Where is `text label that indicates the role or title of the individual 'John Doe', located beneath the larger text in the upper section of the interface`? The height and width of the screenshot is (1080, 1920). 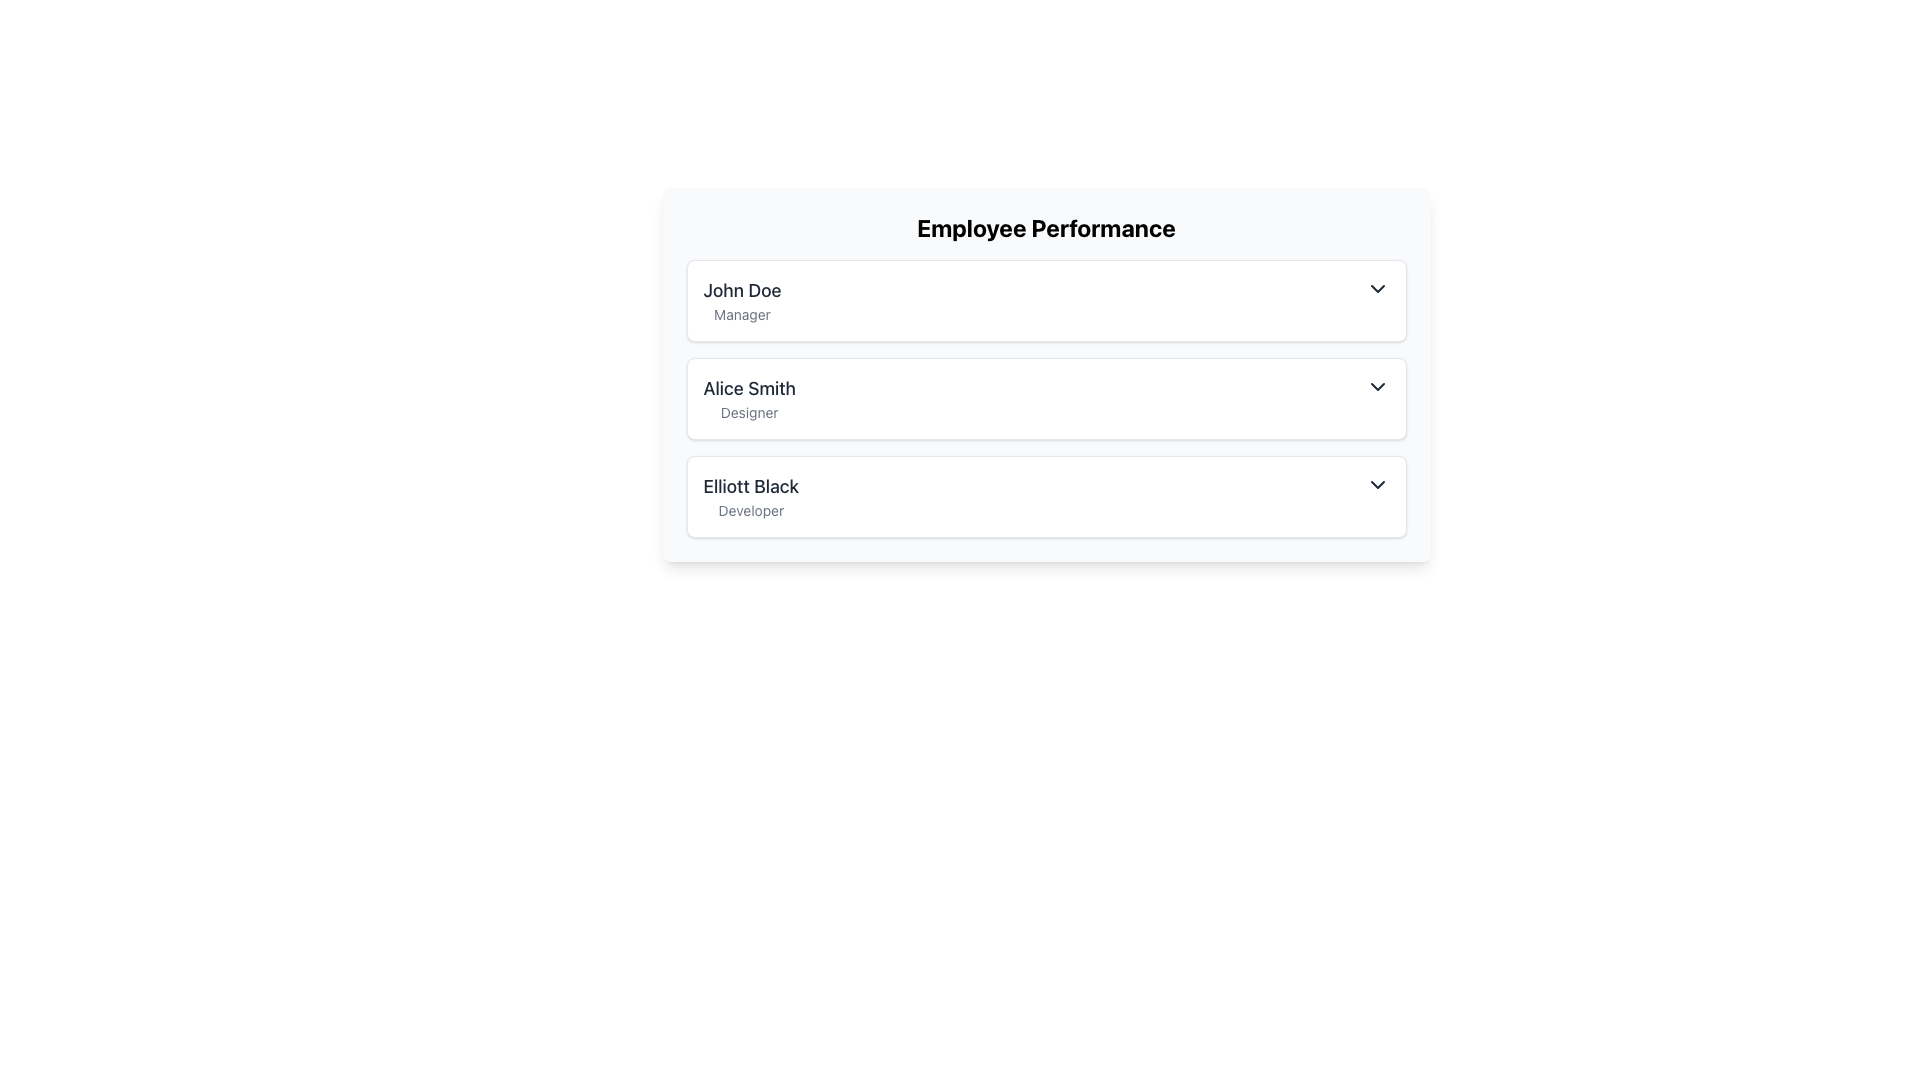 text label that indicates the role or title of the individual 'John Doe', located beneath the larger text in the upper section of the interface is located at coordinates (741, 315).